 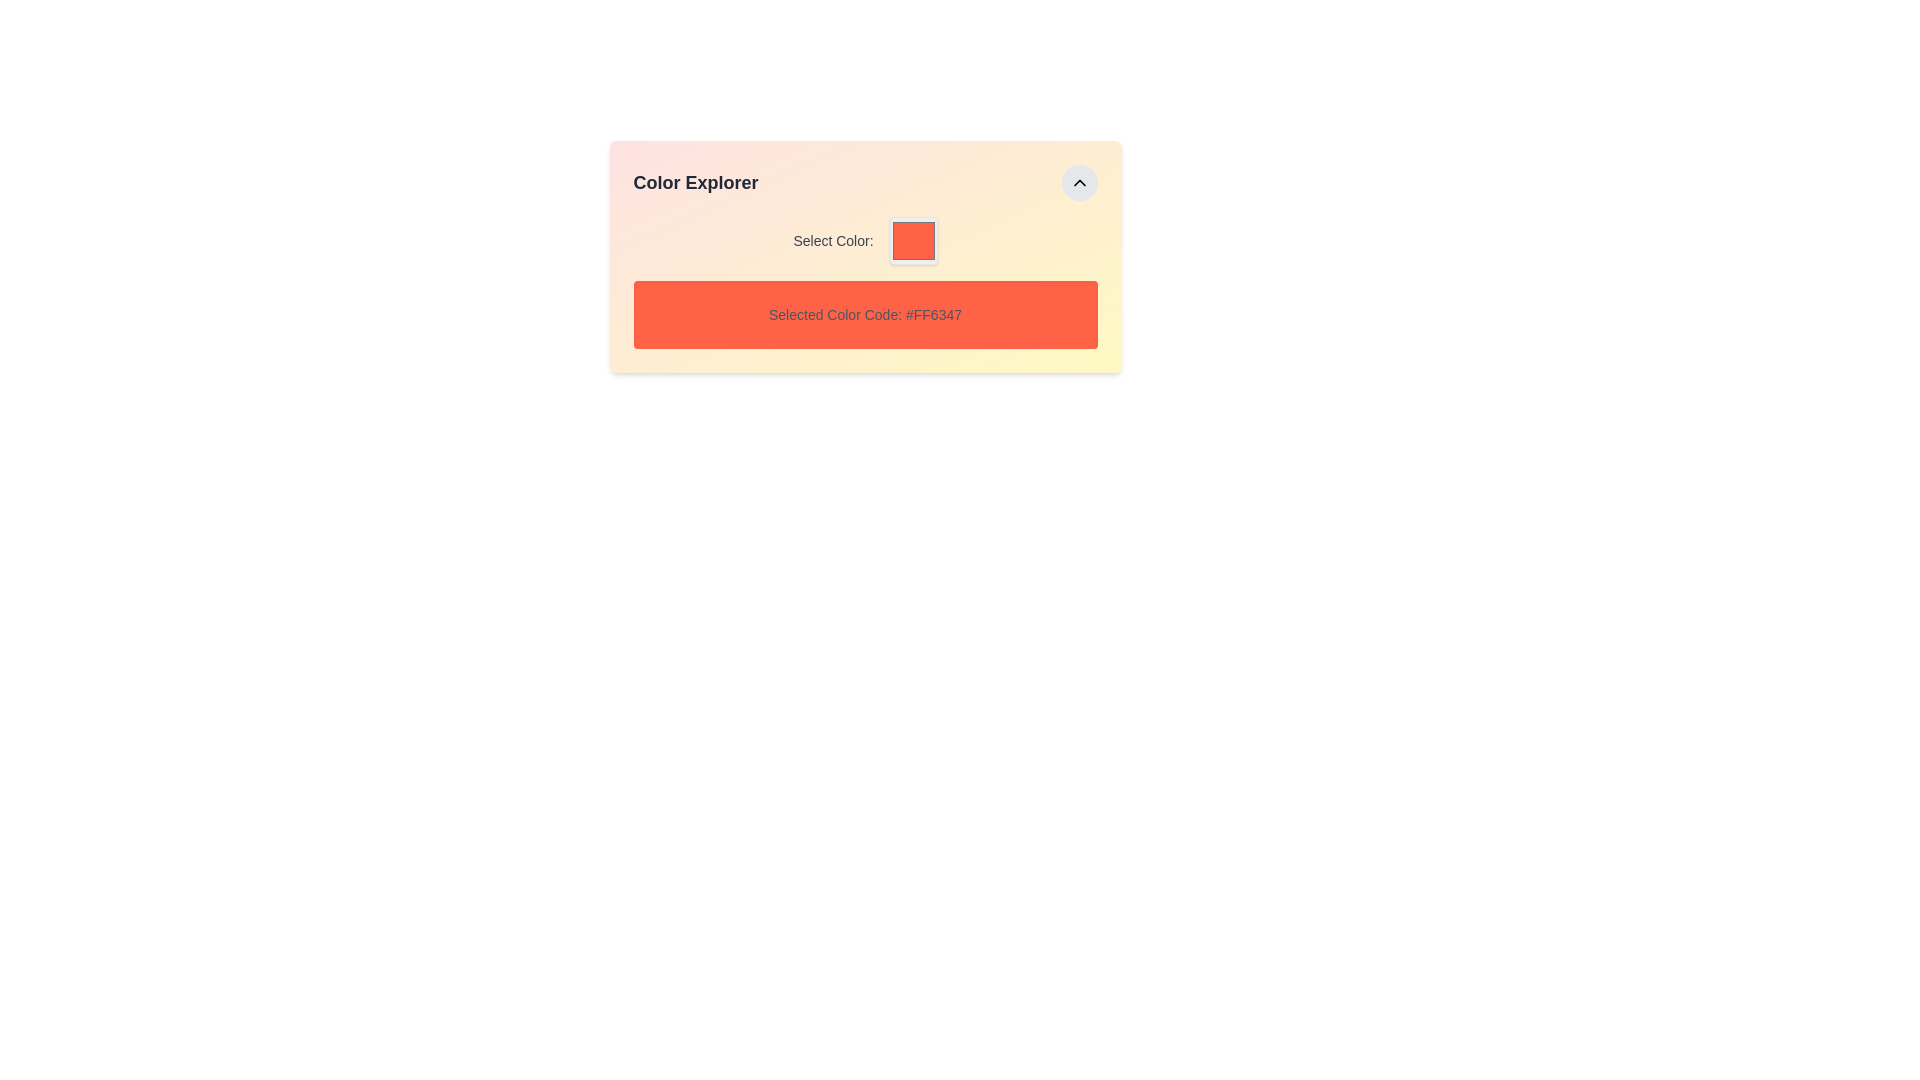 What do you see at coordinates (865, 282) in the screenshot?
I see `the informational text block displaying the selected color code '#FF6347' with a red-orange background, located beneath the 'Select Color' section in the 'Color Explorer' card` at bounding box center [865, 282].